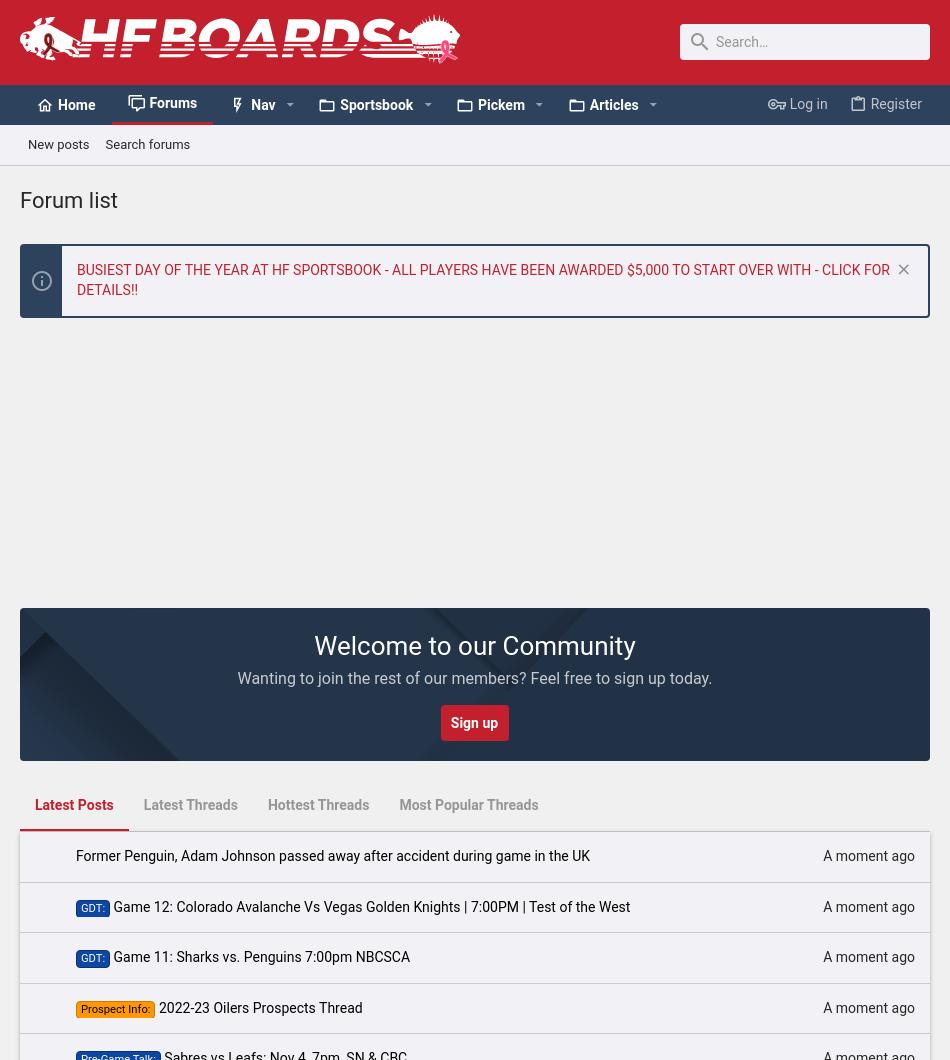 This screenshot has height=1060, width=950. I want to click on 'Game 12: Colorado Avalanche Vs Vegas Golden Knights | 7:00PM | Test of the West', so click(370, 905).